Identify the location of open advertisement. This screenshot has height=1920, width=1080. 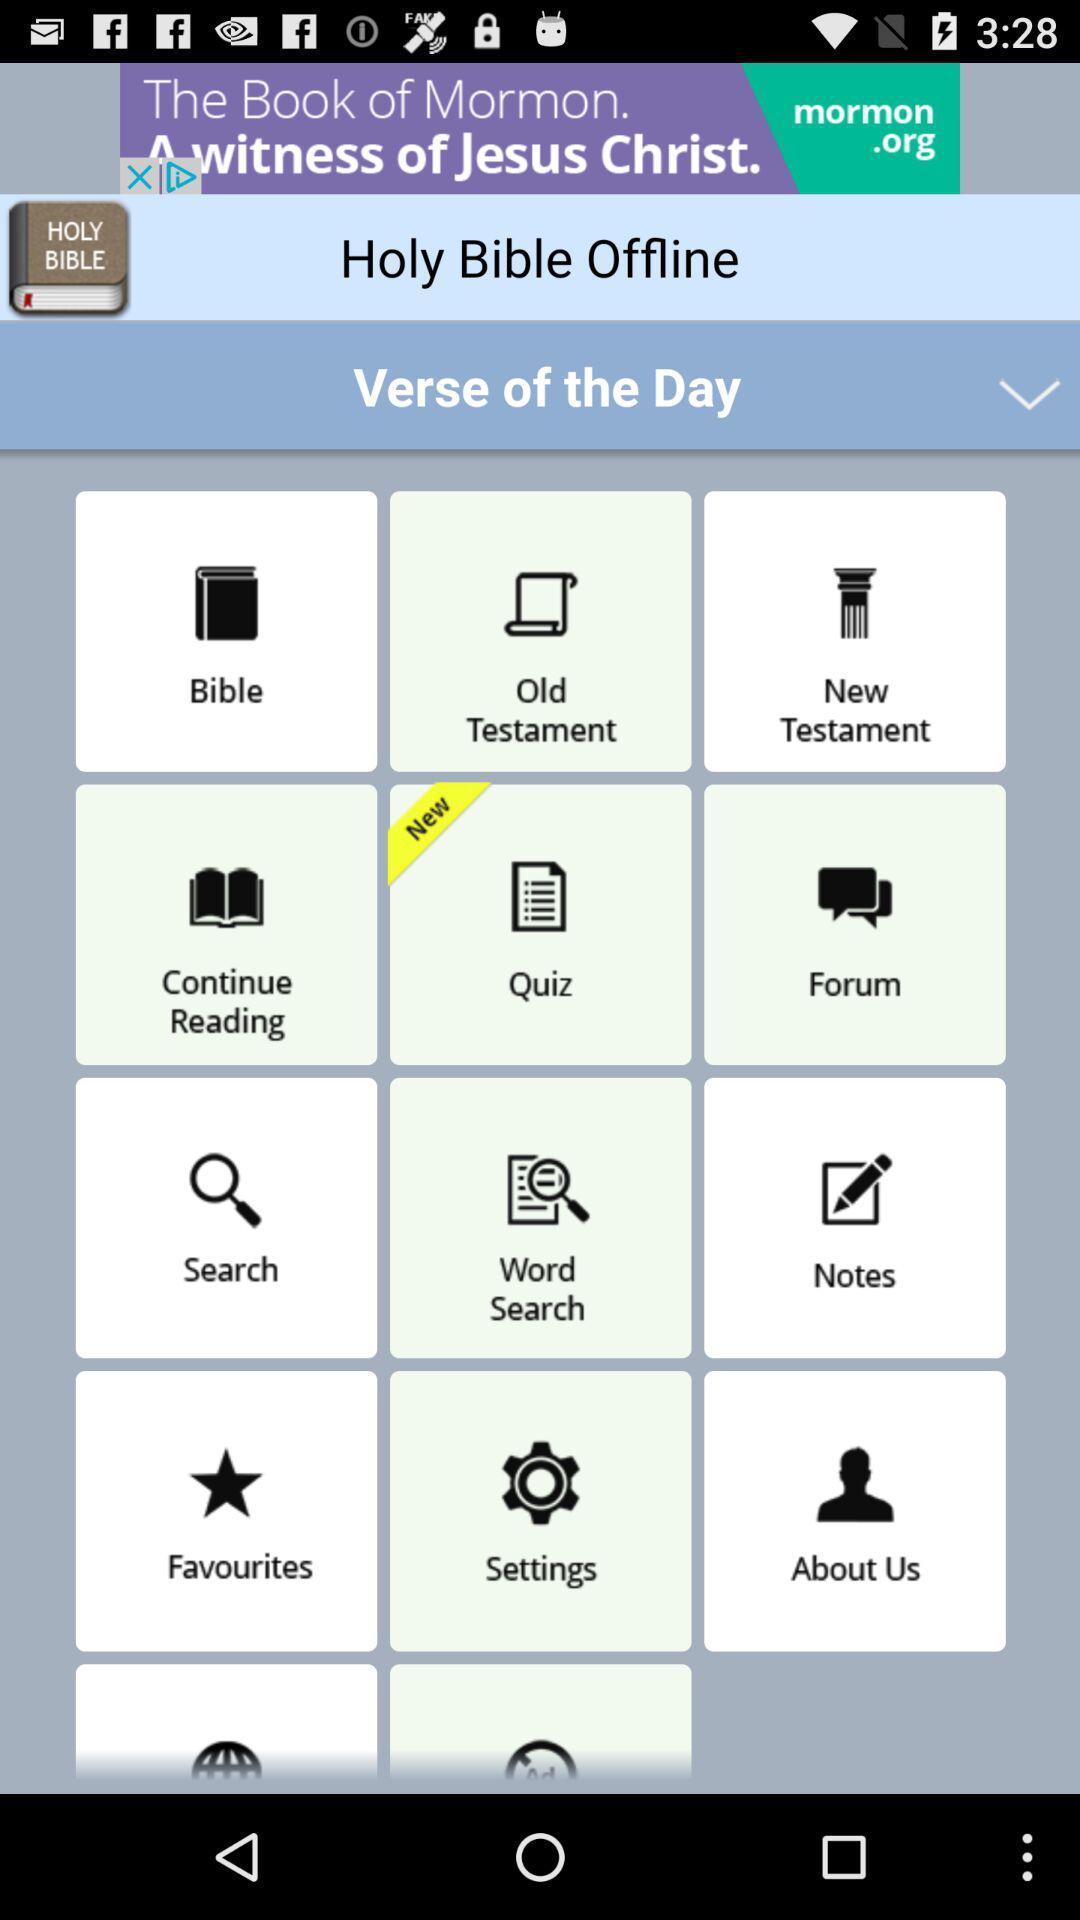
(540, 127).